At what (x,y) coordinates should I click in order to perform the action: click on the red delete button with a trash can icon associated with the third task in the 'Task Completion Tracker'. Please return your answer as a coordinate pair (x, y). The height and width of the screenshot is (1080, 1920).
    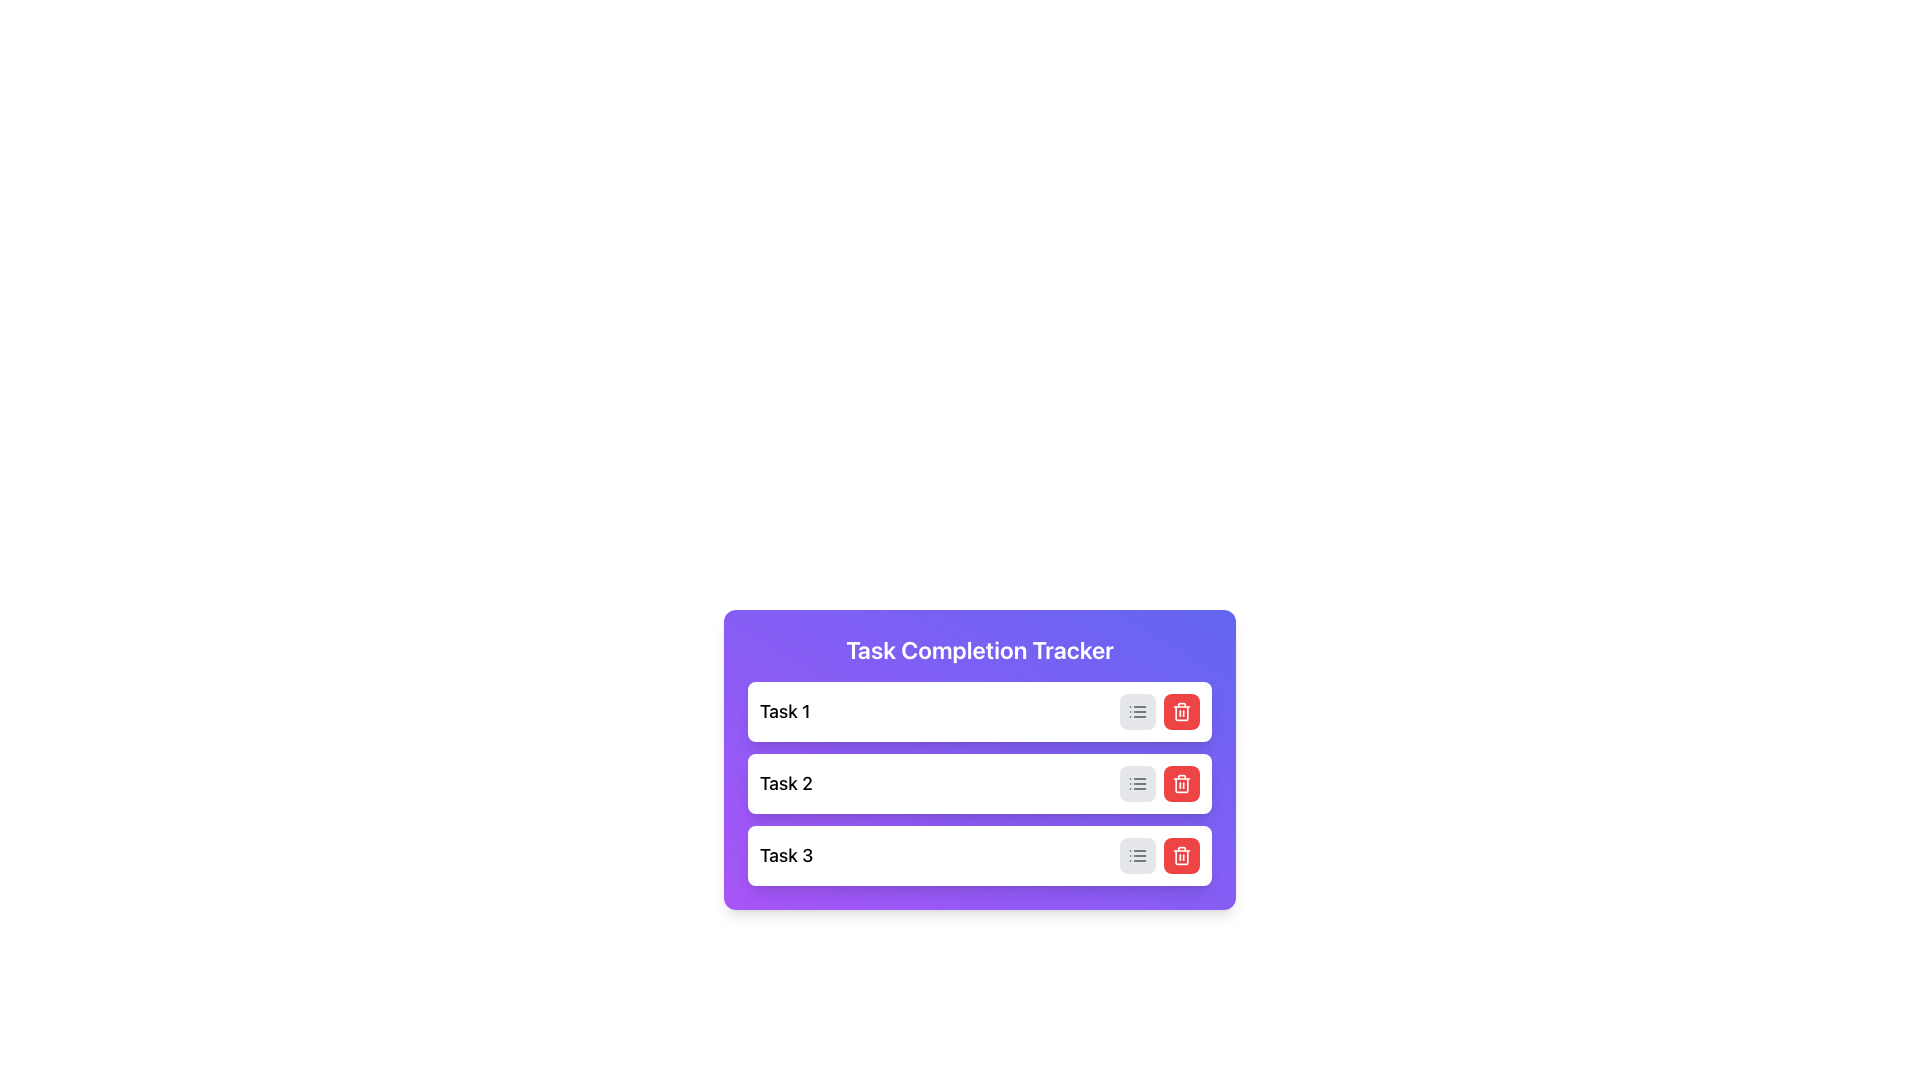
    Looking at the image, I should click on (1181, 855).